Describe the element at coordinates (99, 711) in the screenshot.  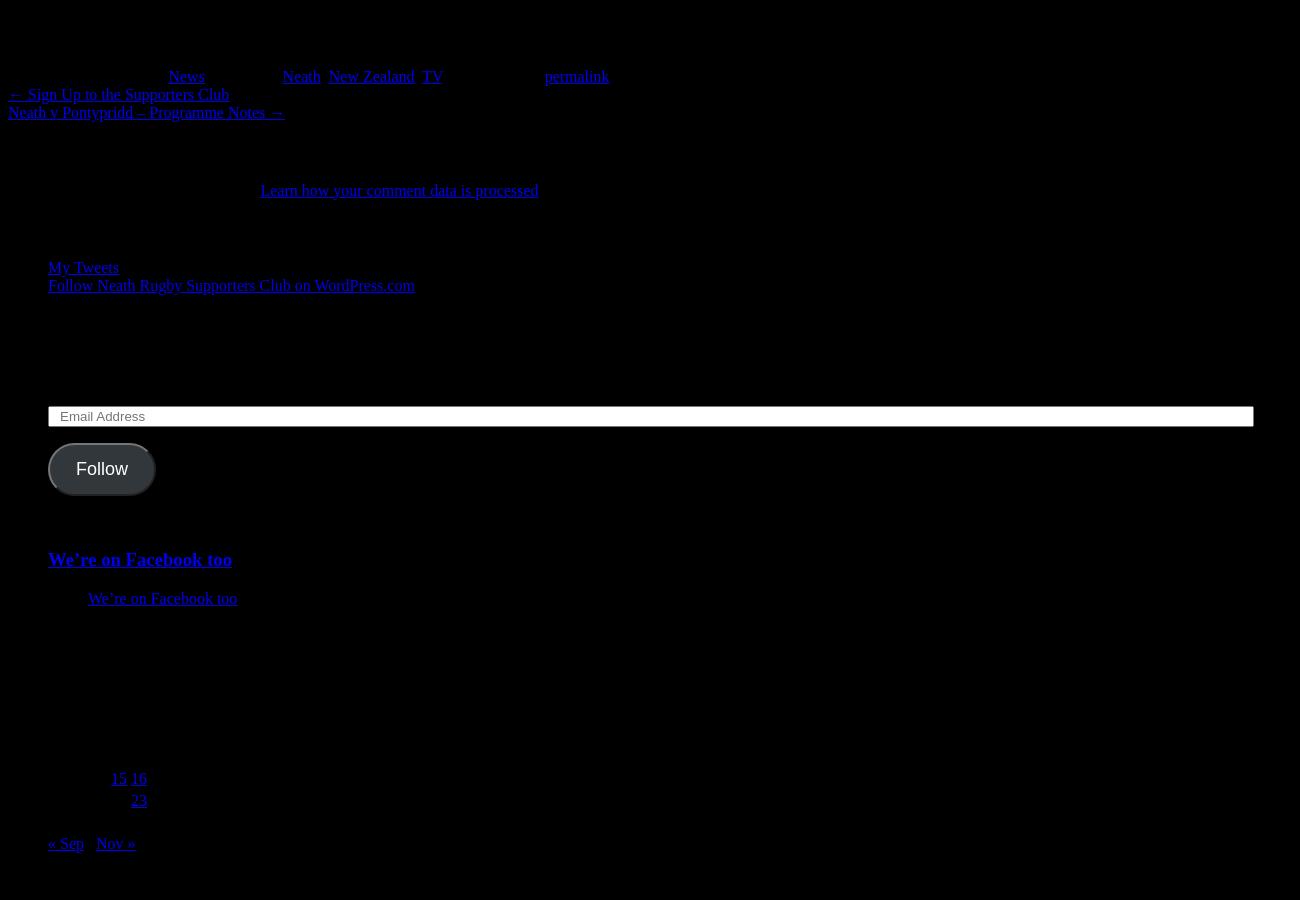
I see `'W'` at that location.